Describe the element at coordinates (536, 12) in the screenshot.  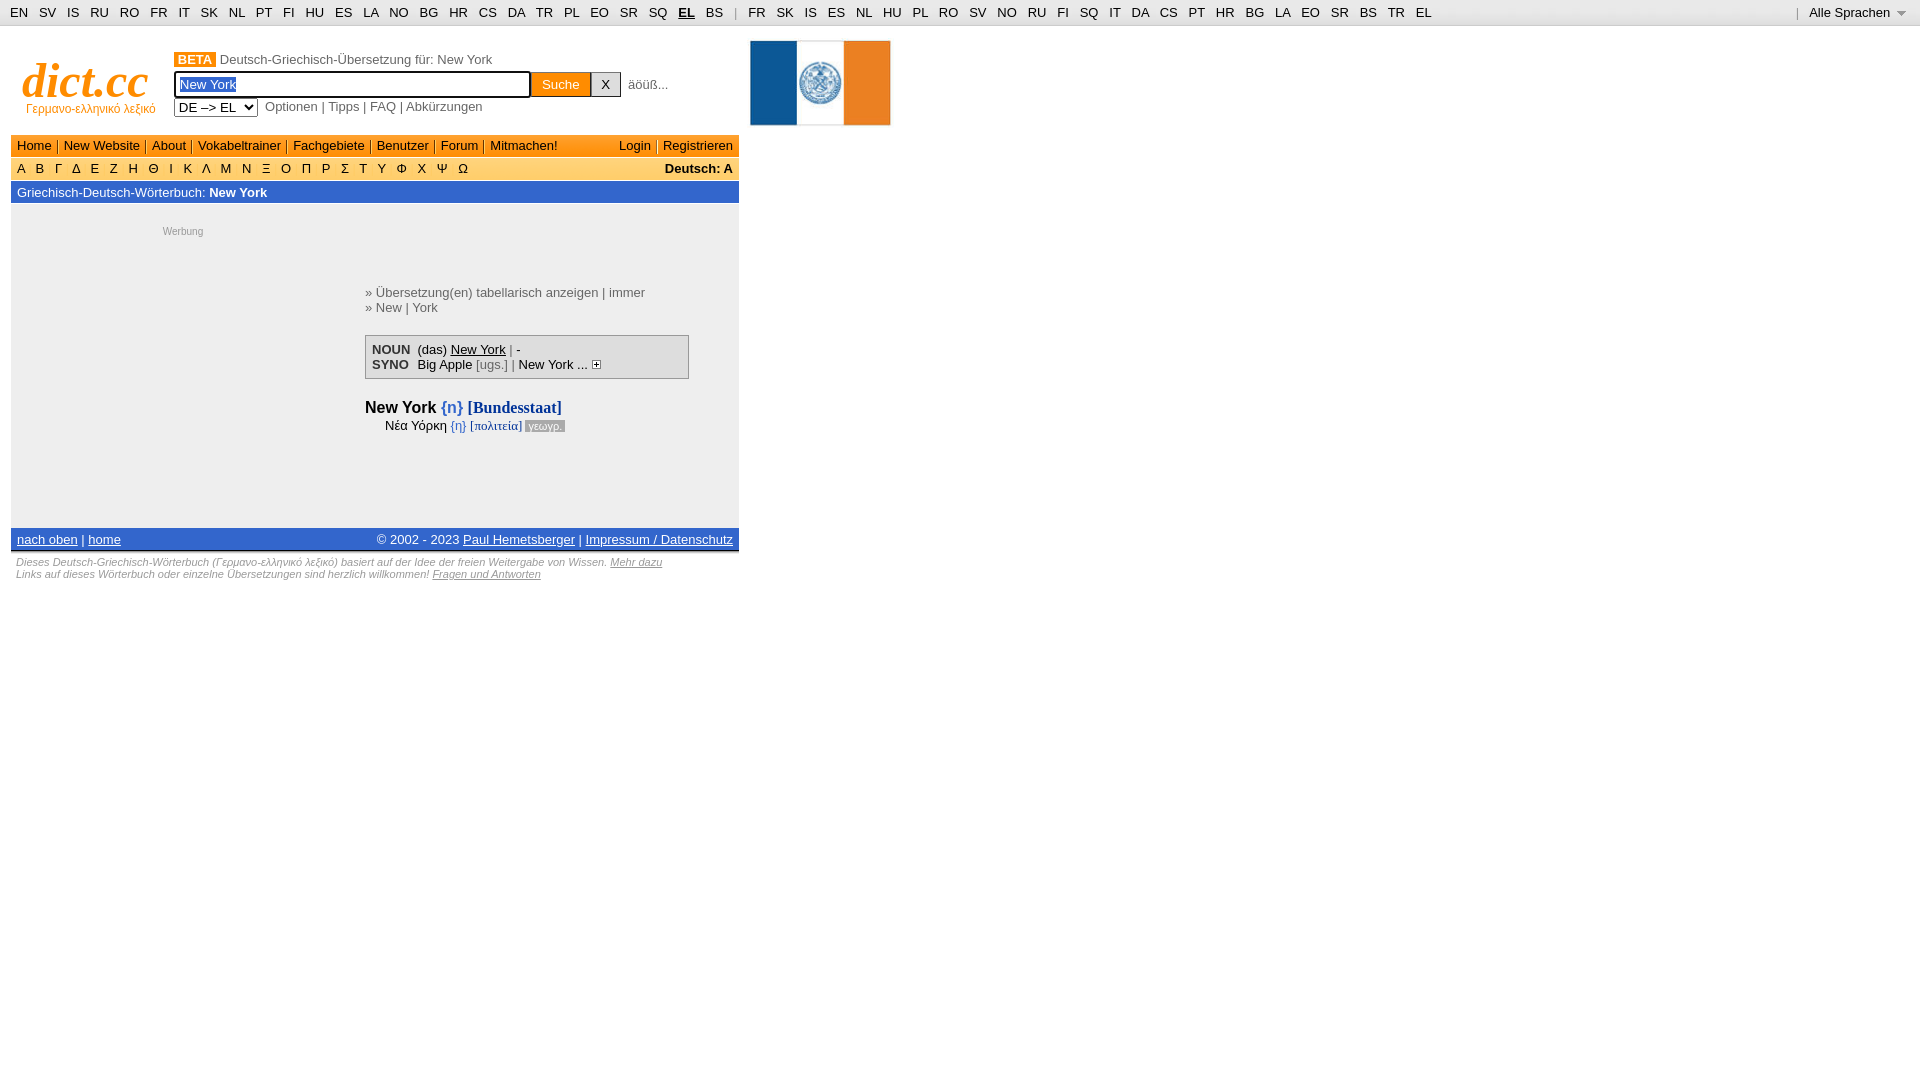
I see `'TR'` at that location.